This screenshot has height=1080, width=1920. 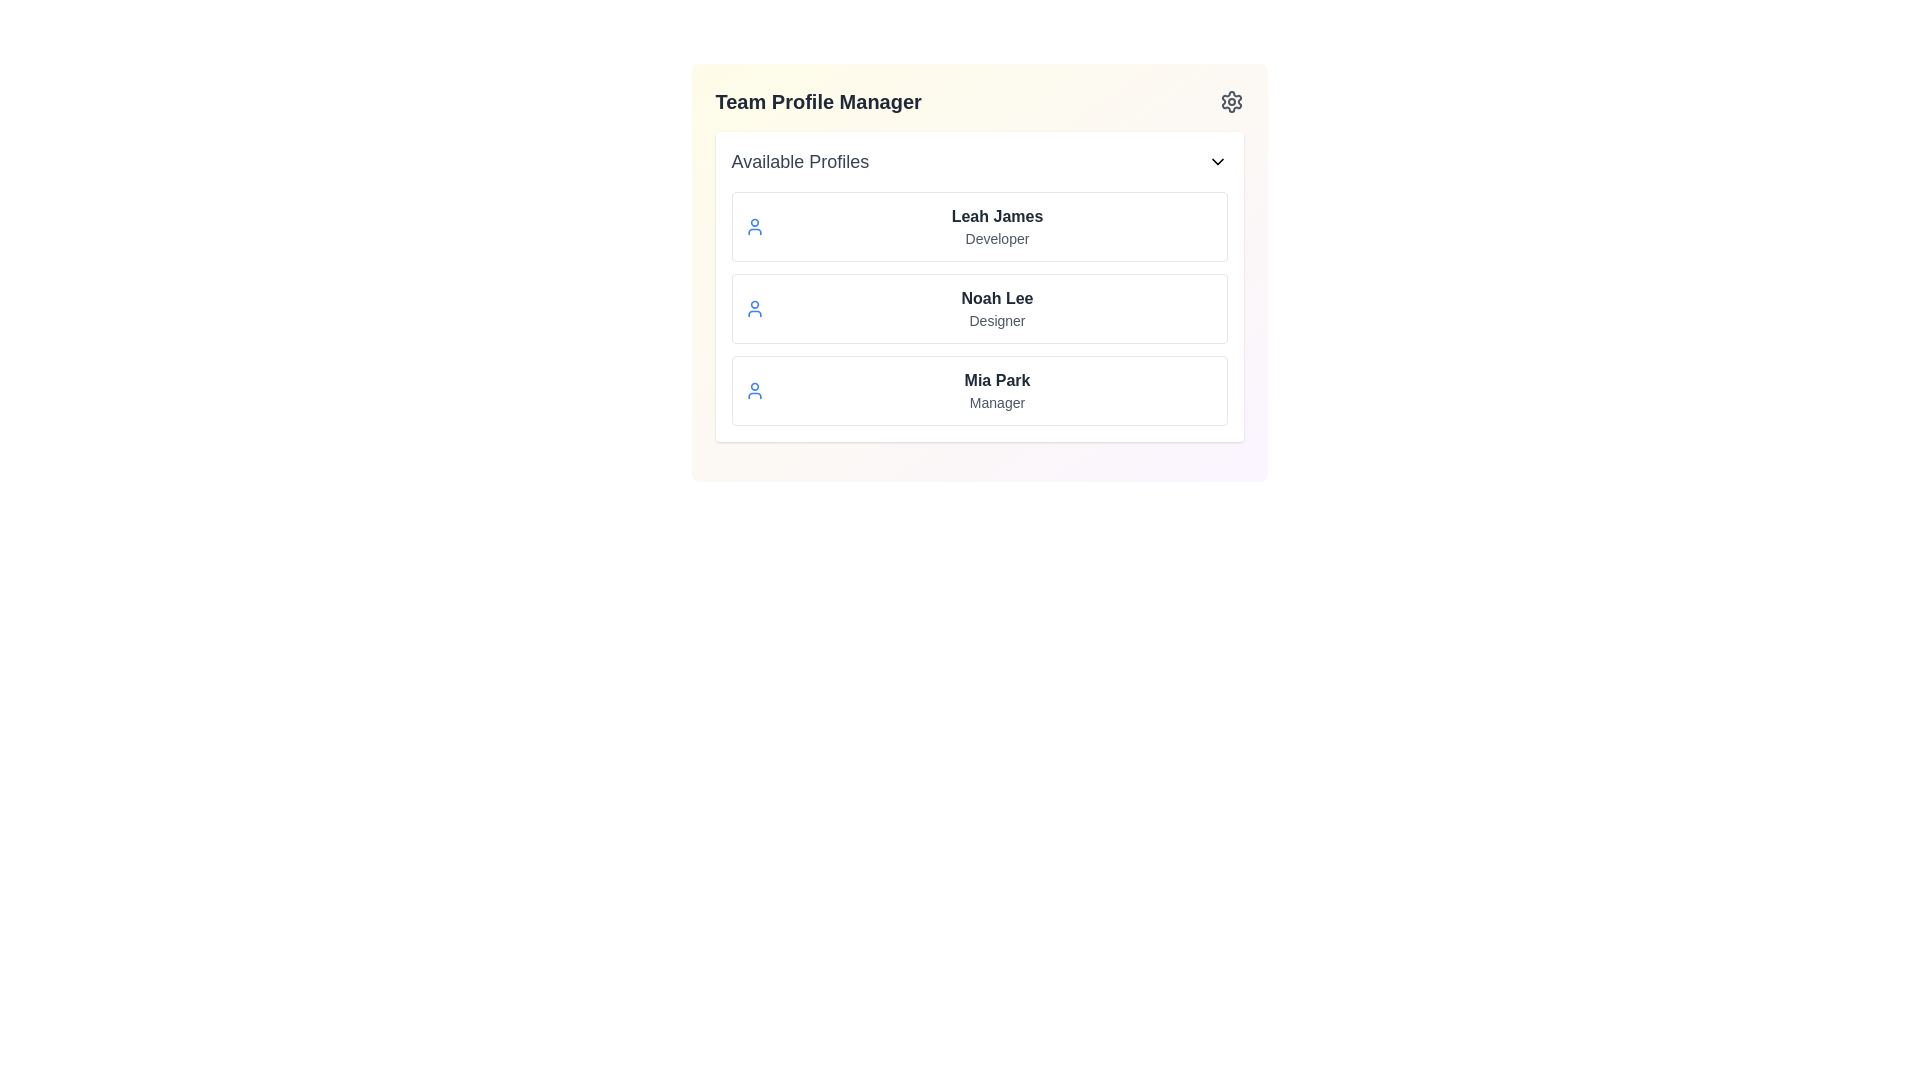 I want to click on text displayed in the Text label of the first profile card under the 'Available Profiles' section in the 'Team Profile Manager', so click(x=997, y=216).